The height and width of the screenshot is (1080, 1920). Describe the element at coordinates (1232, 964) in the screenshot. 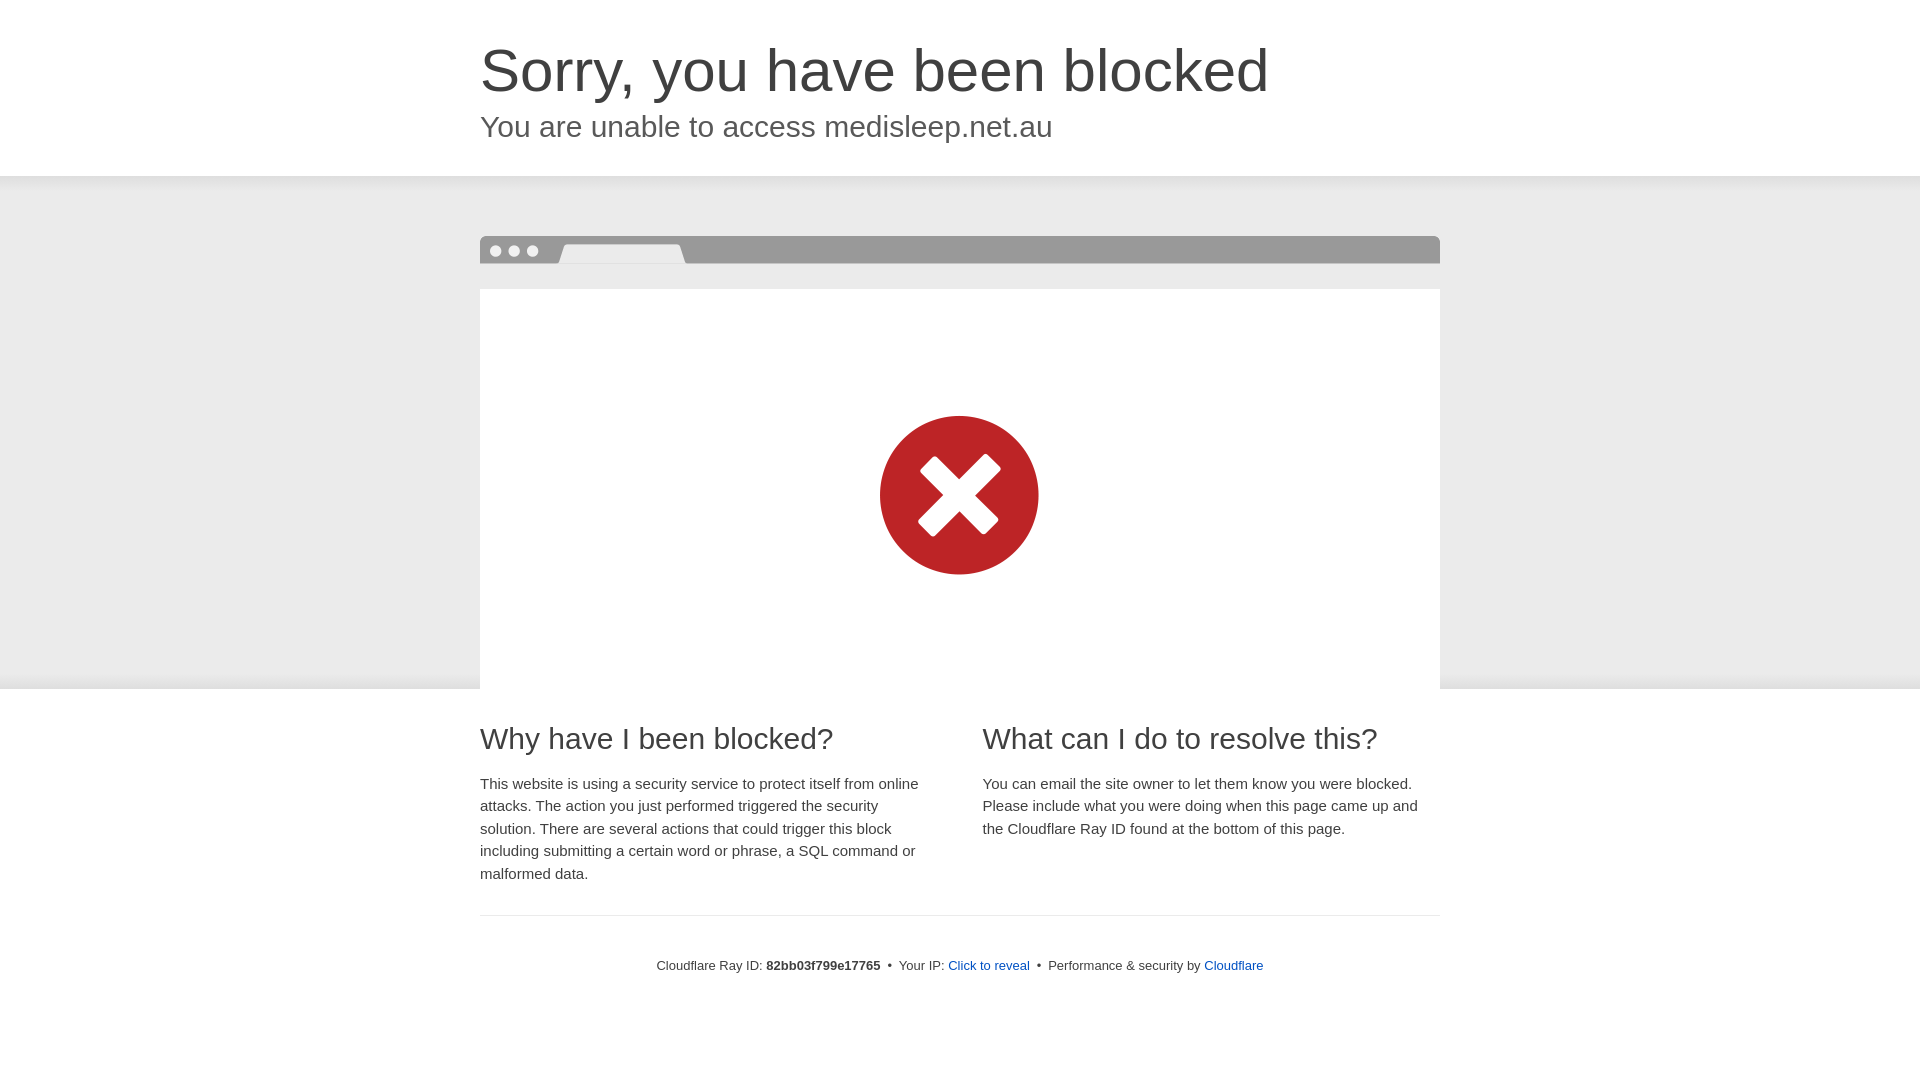

I see `'Cloudflare'` at that location.